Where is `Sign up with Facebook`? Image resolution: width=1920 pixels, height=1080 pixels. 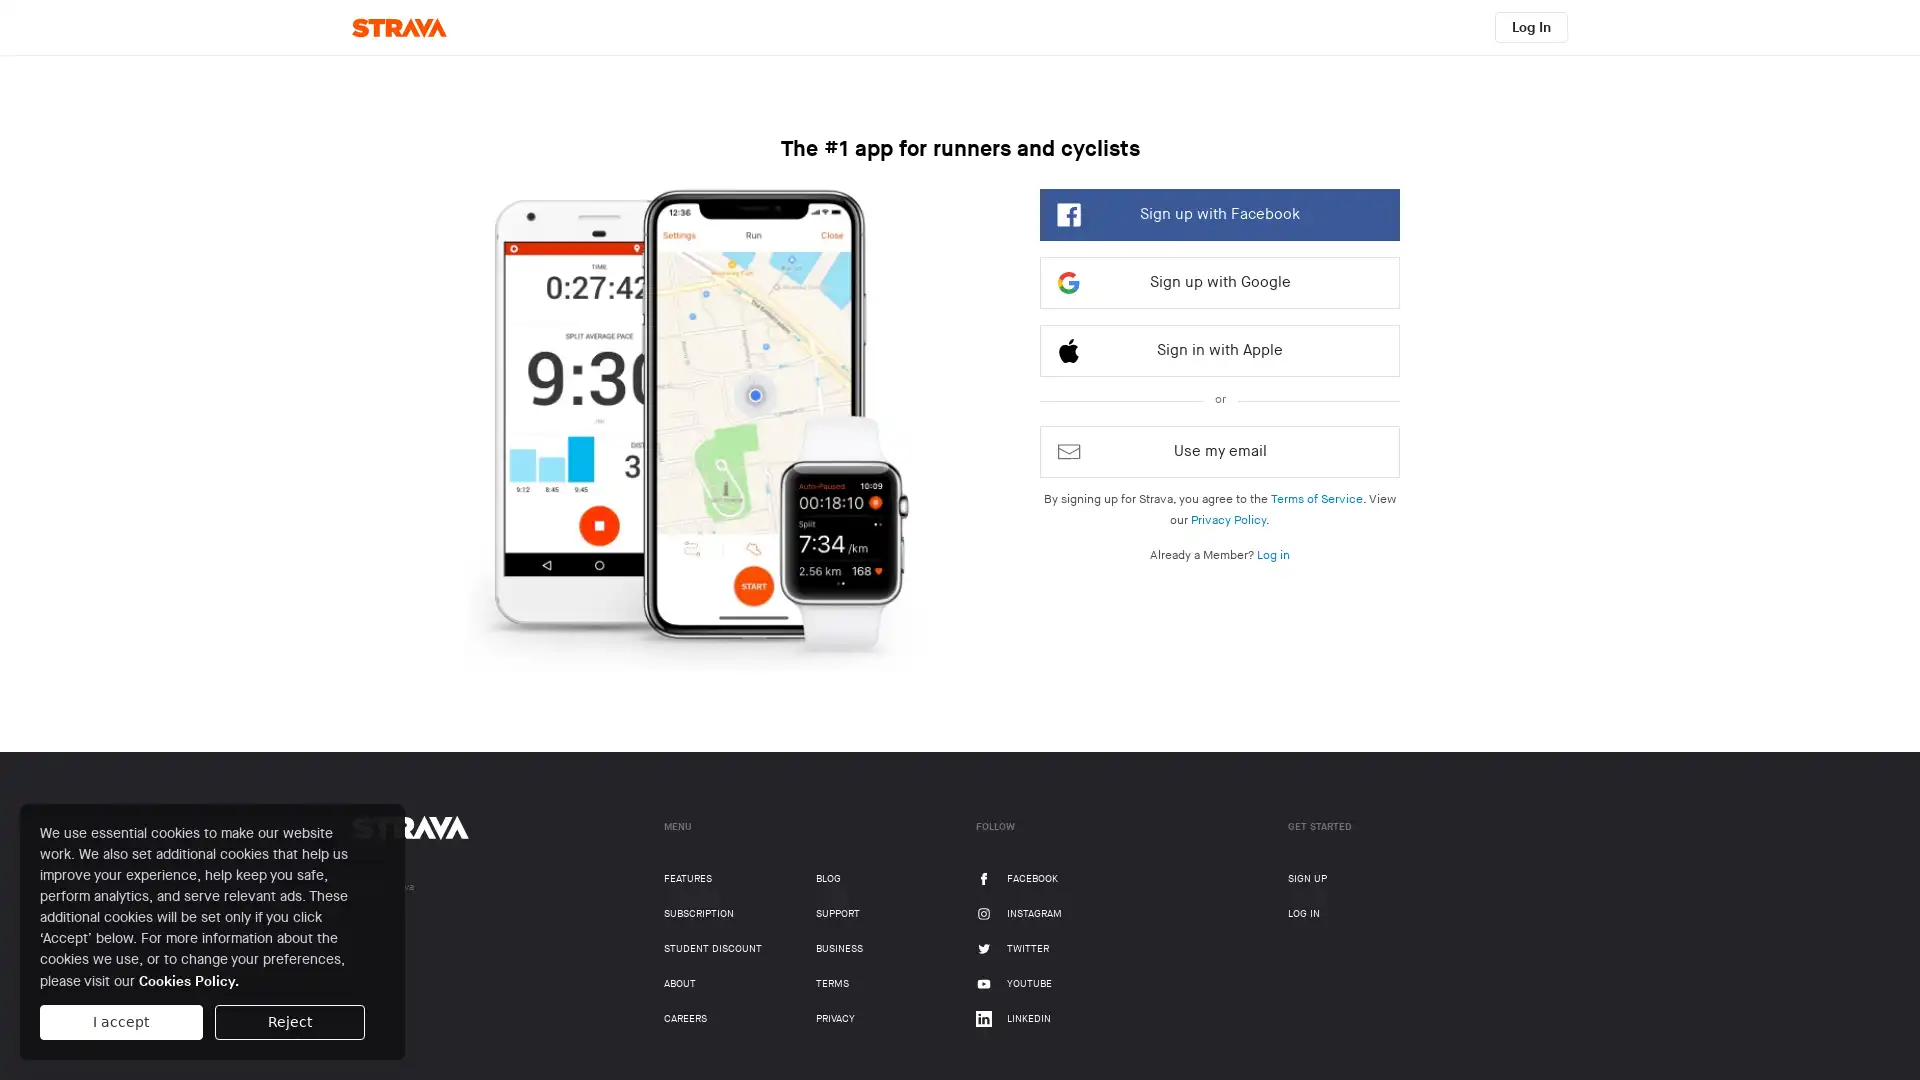 Sign up with Facebook is located at coordinates (1218, 215).